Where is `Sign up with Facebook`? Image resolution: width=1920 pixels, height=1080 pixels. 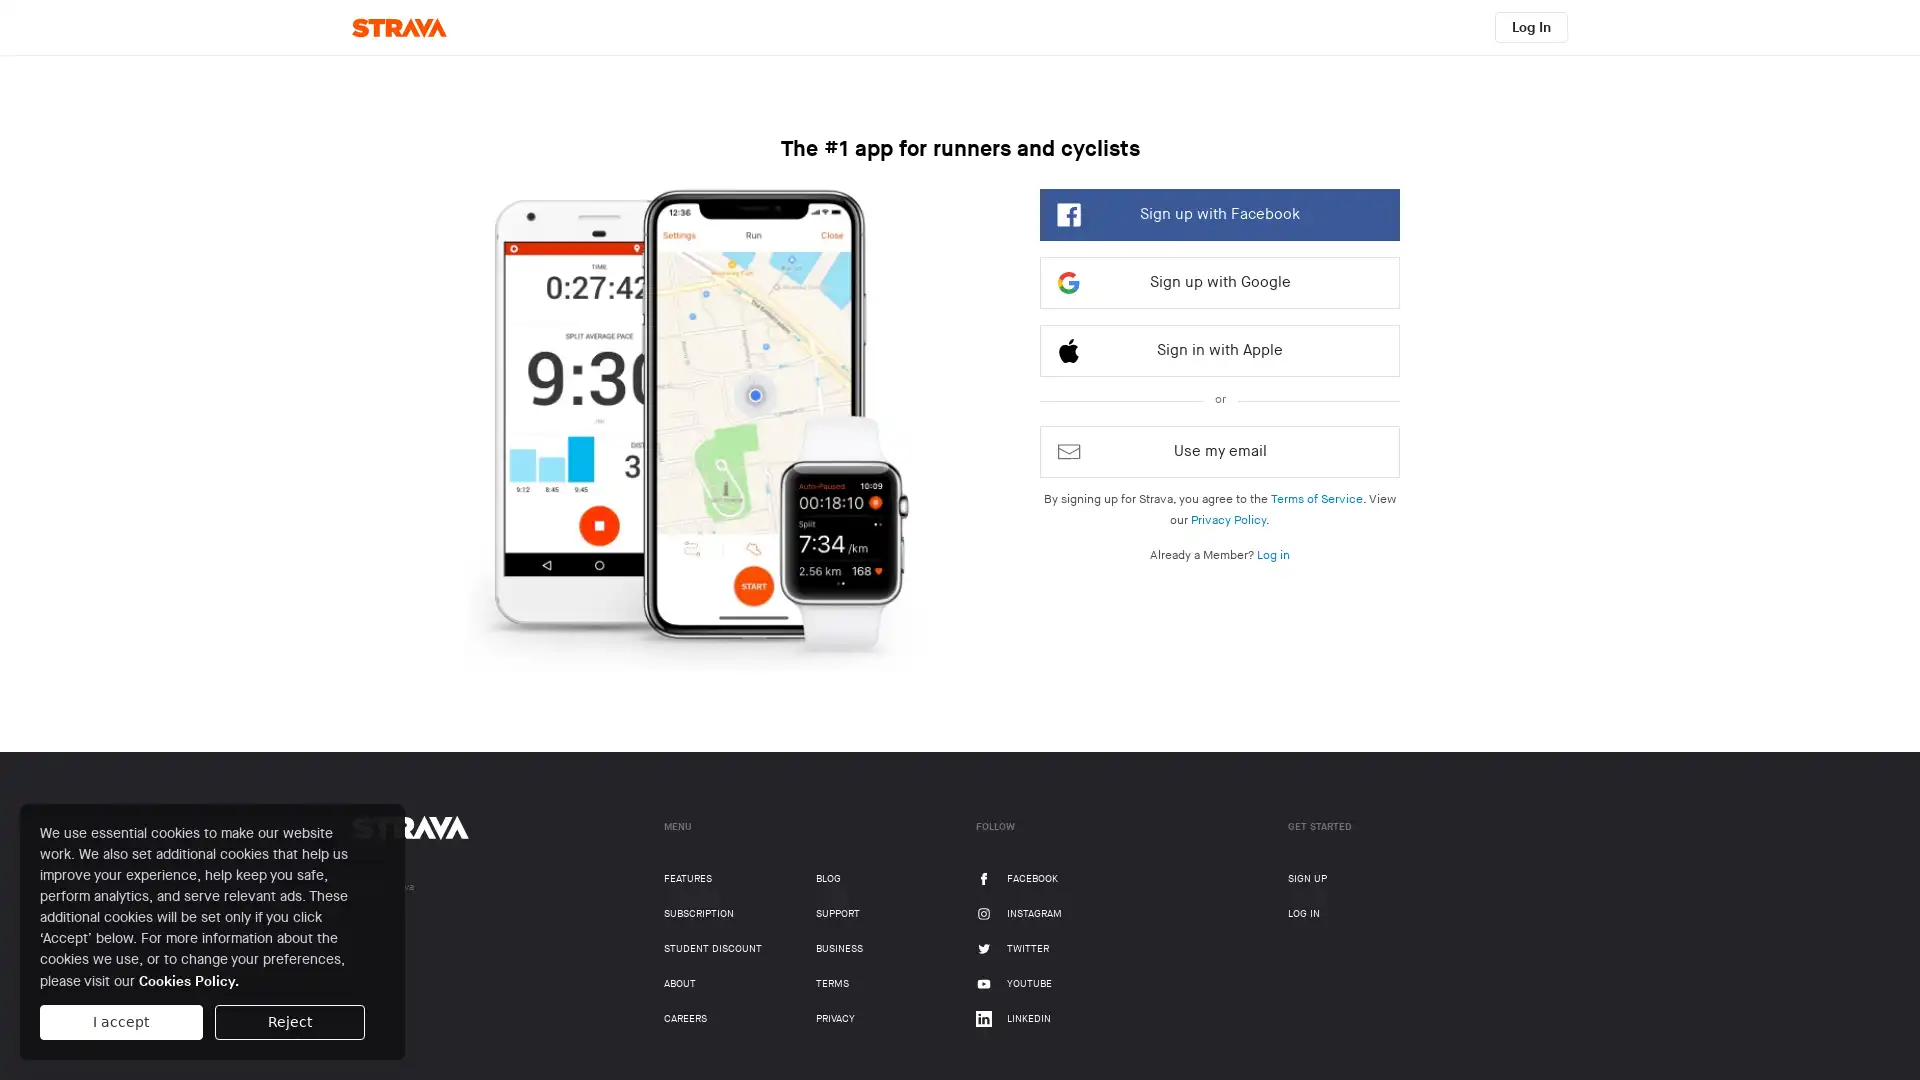 Sign up with Facebook is located at coordinates (1218, 215).